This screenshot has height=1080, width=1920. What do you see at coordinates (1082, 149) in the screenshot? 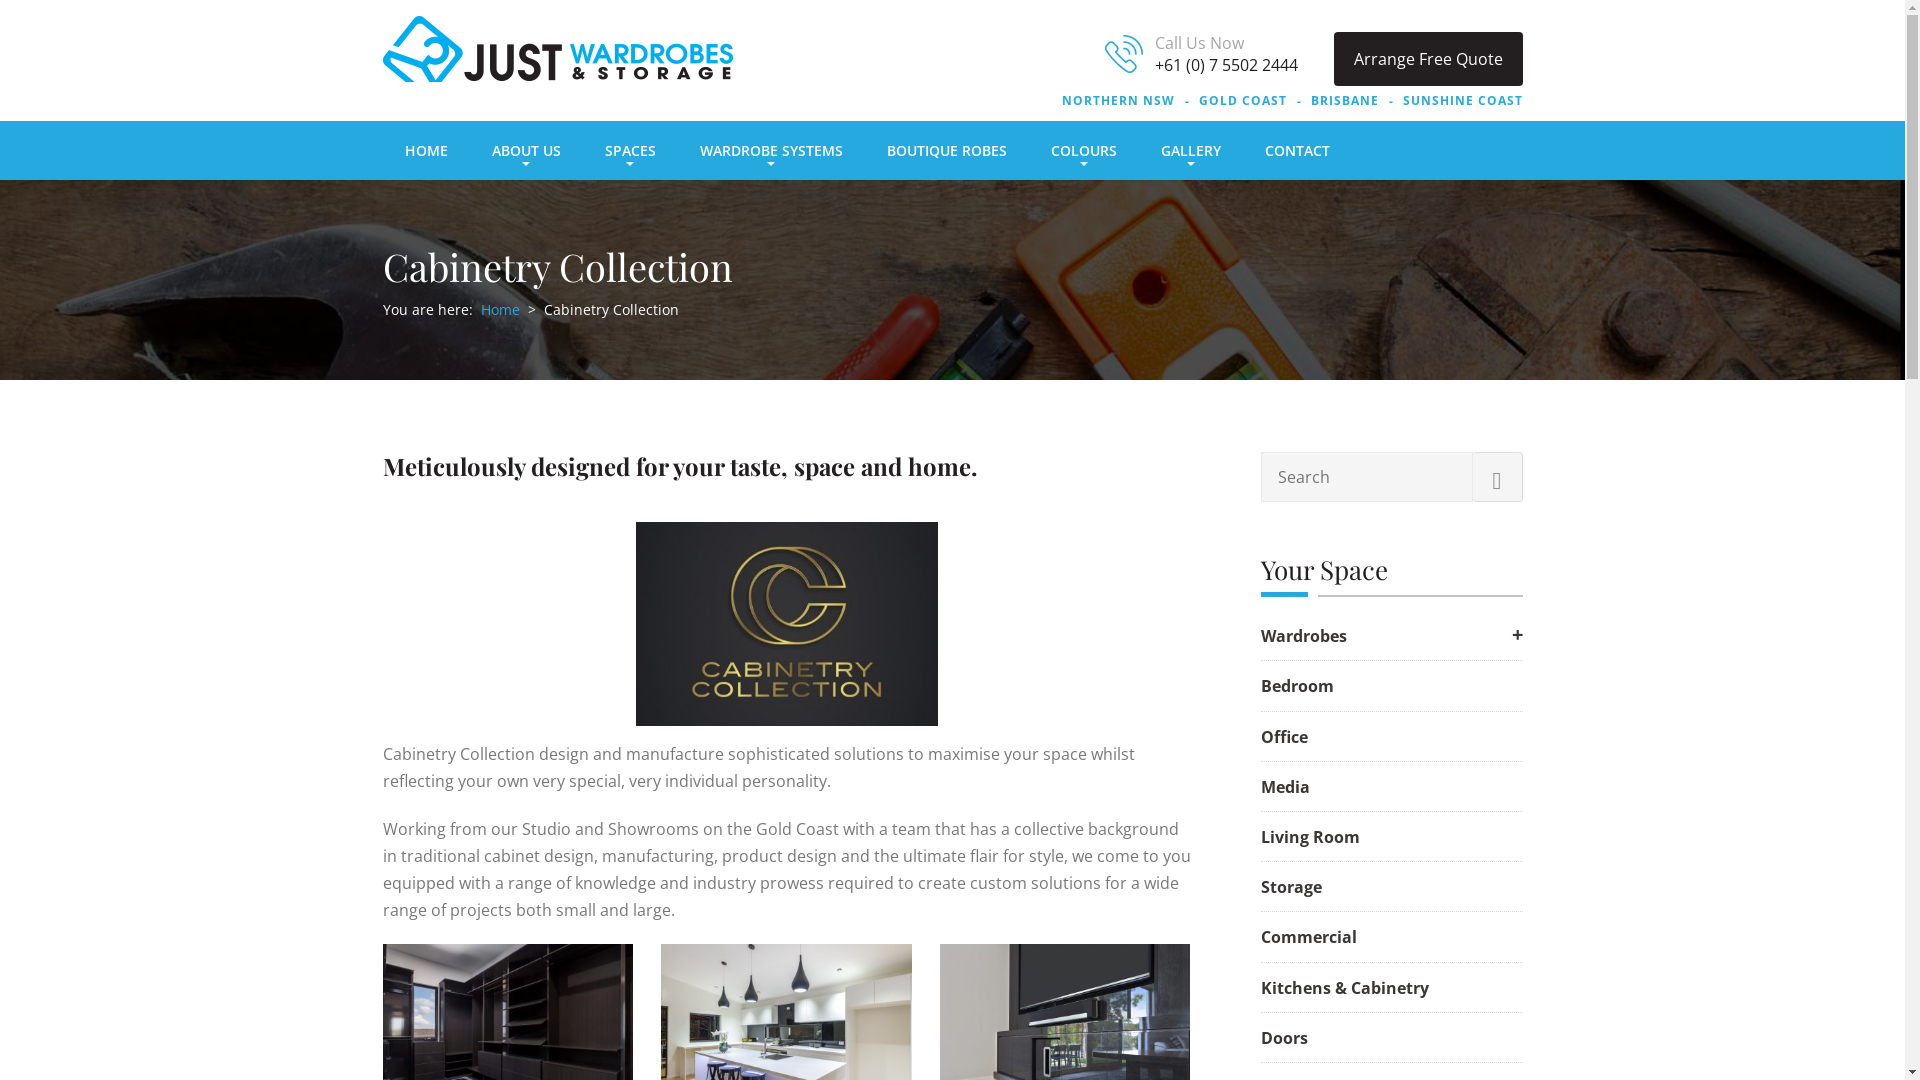
I see `'COLOURS'` at bounding box center [1082, 149].